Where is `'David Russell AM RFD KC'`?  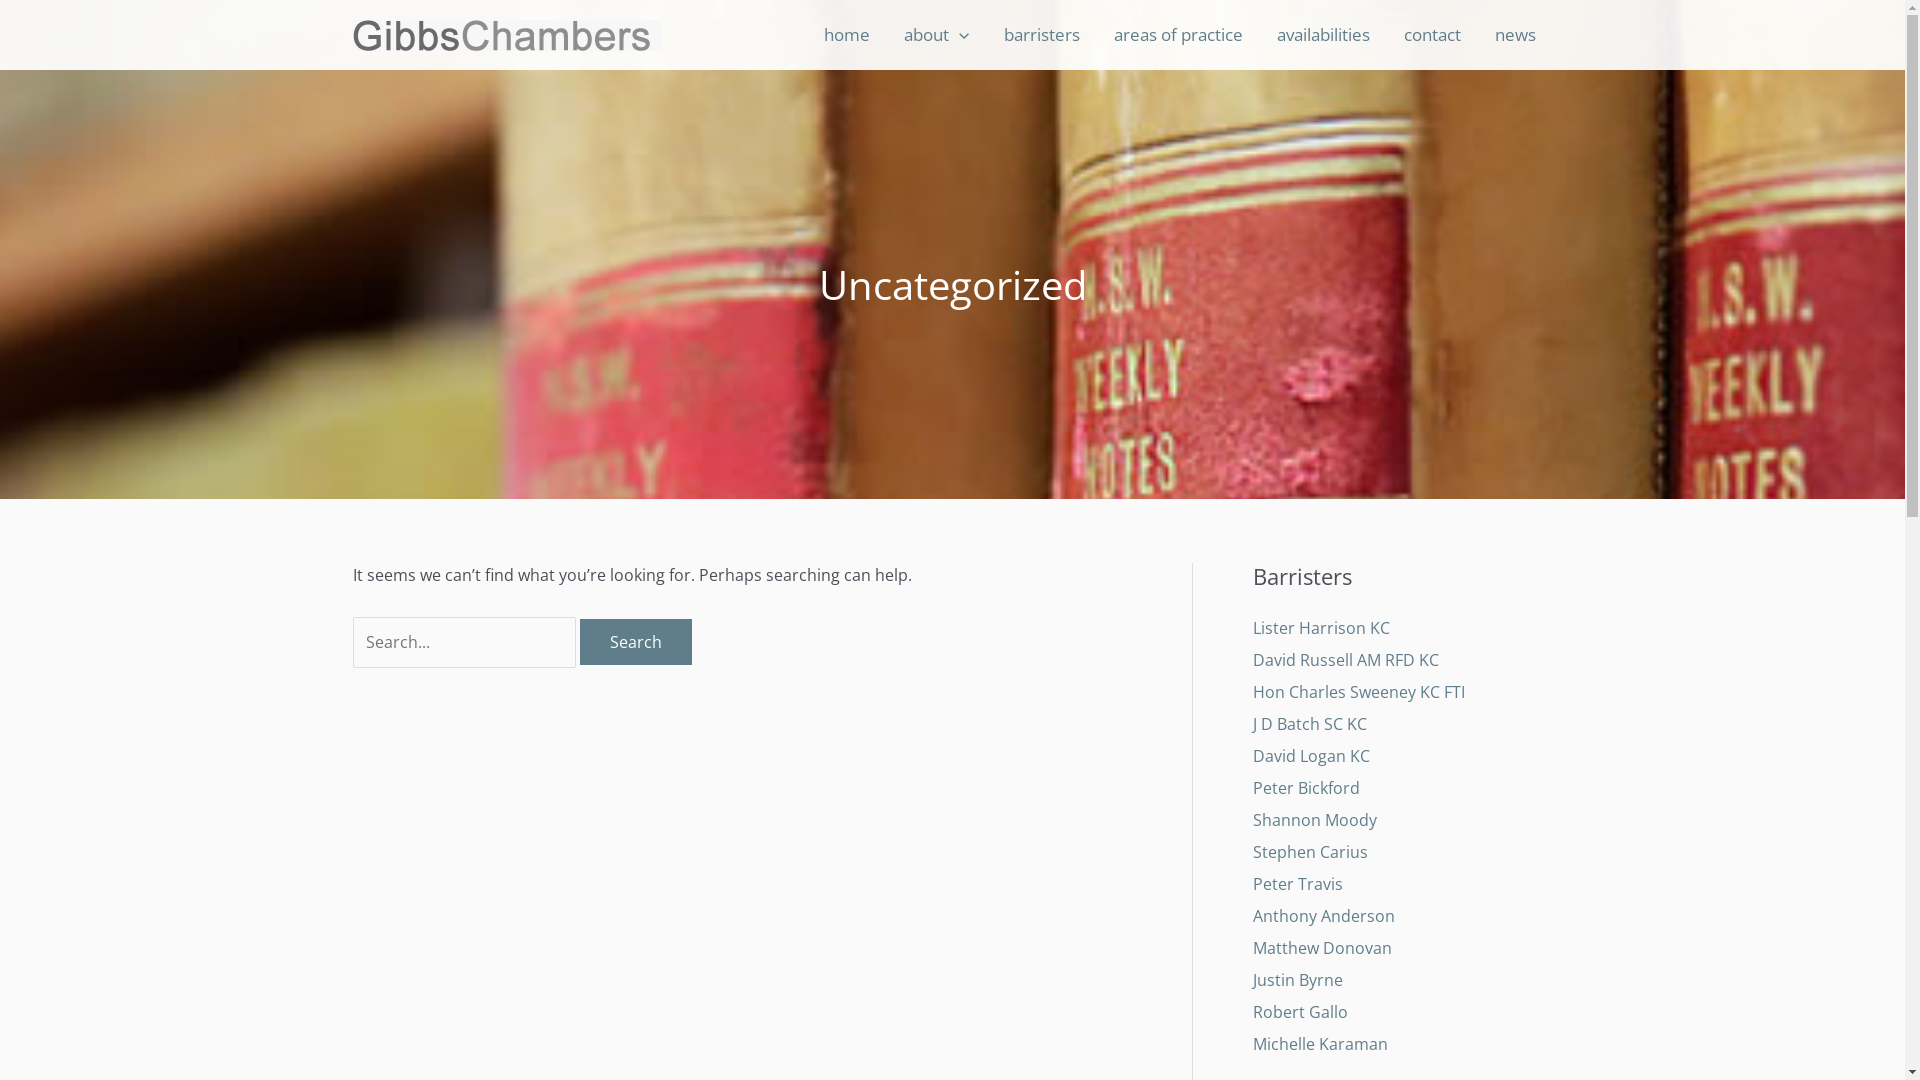
'David Russell AM RFD KC' is located at coordinates (1344, 659).